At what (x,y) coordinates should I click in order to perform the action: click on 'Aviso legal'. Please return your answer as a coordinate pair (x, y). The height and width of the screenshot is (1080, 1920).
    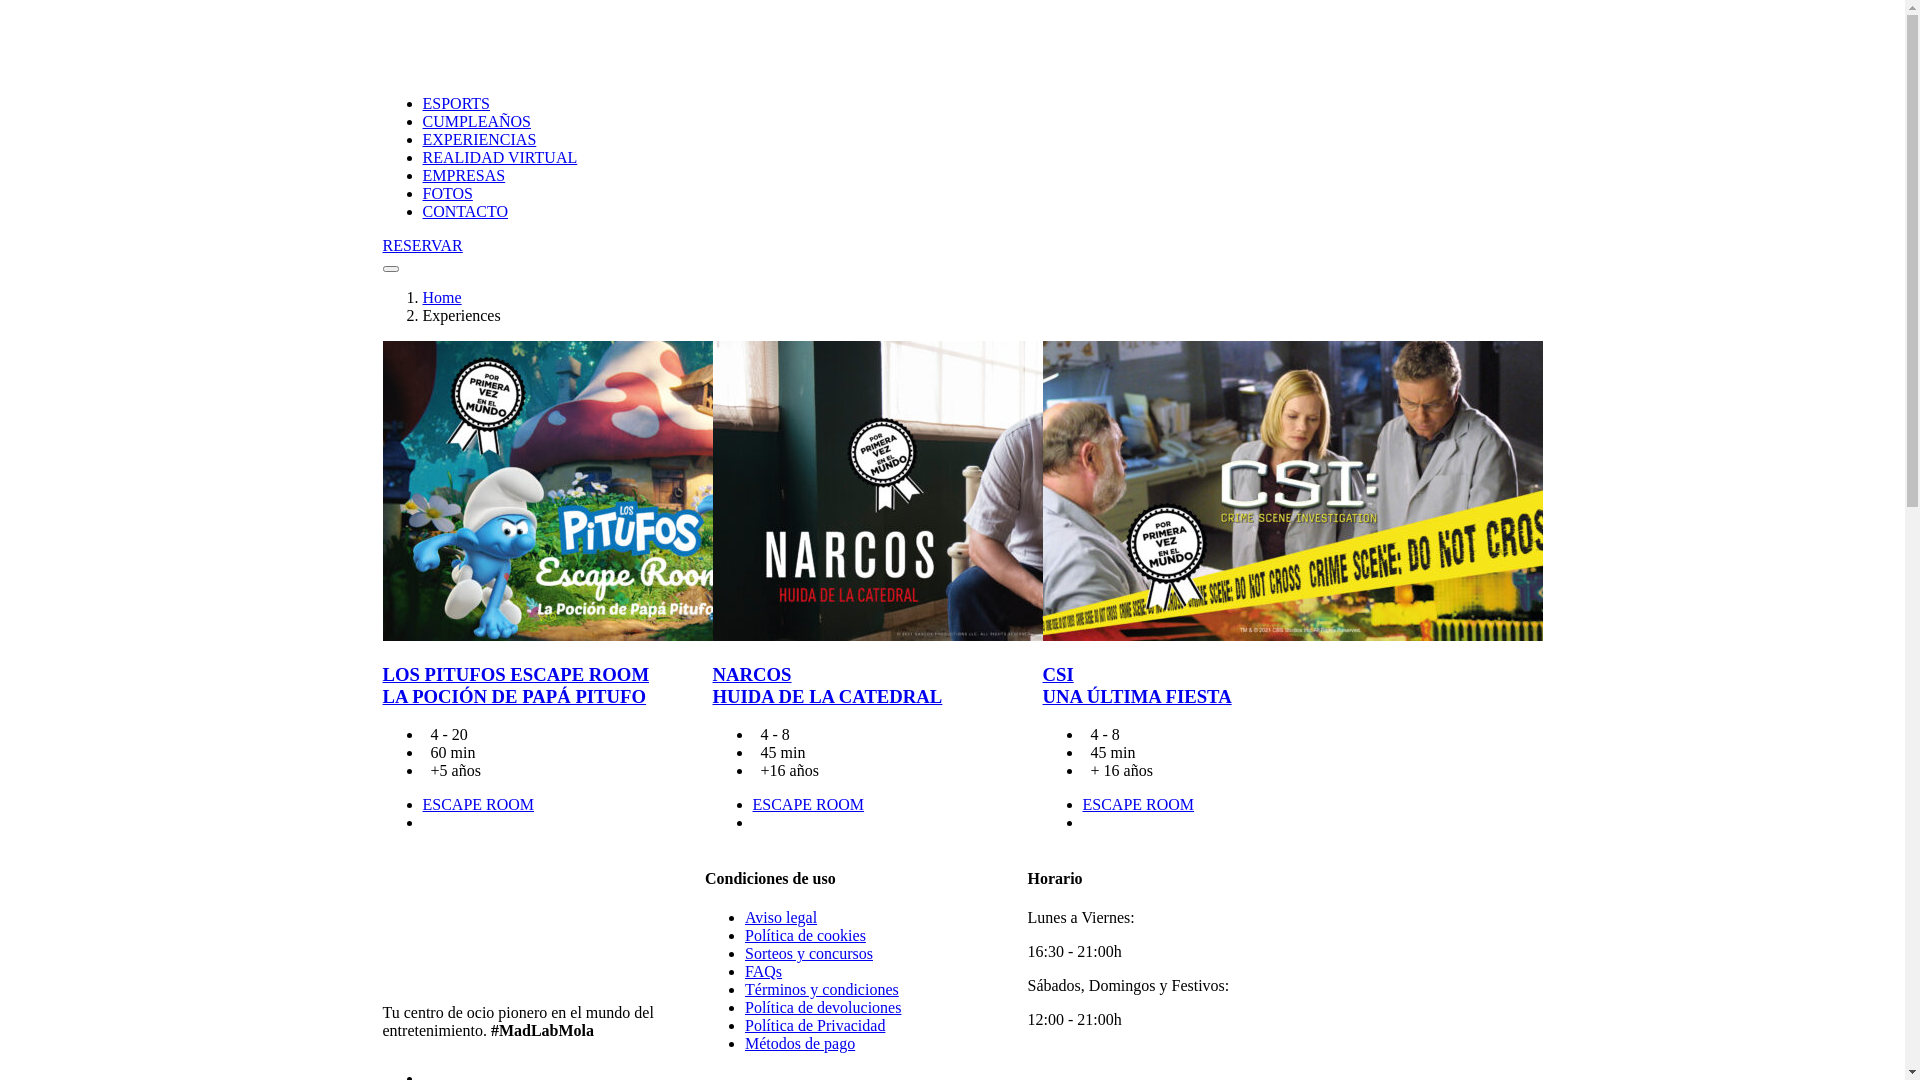
    Looking at the image, I should click on (780, 917).